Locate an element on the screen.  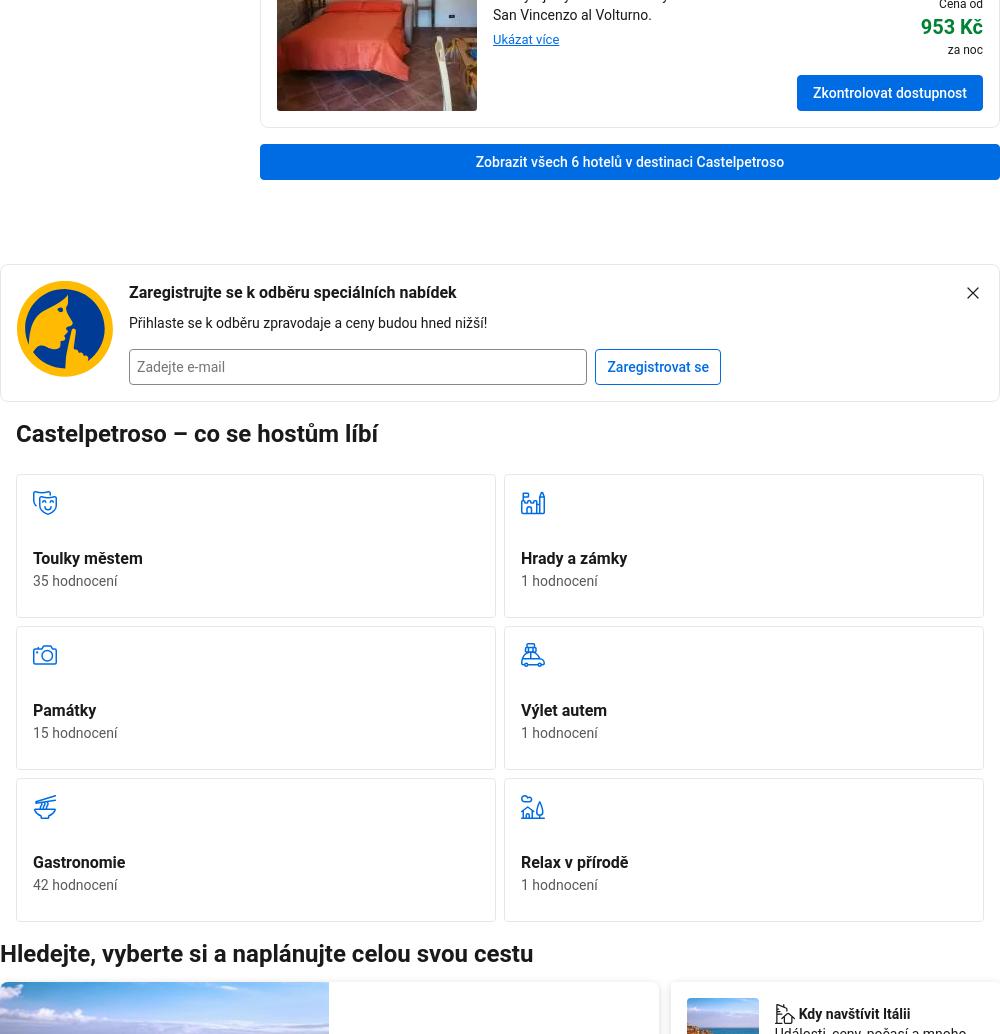
'Památky' is located at coordinates (63, 709).